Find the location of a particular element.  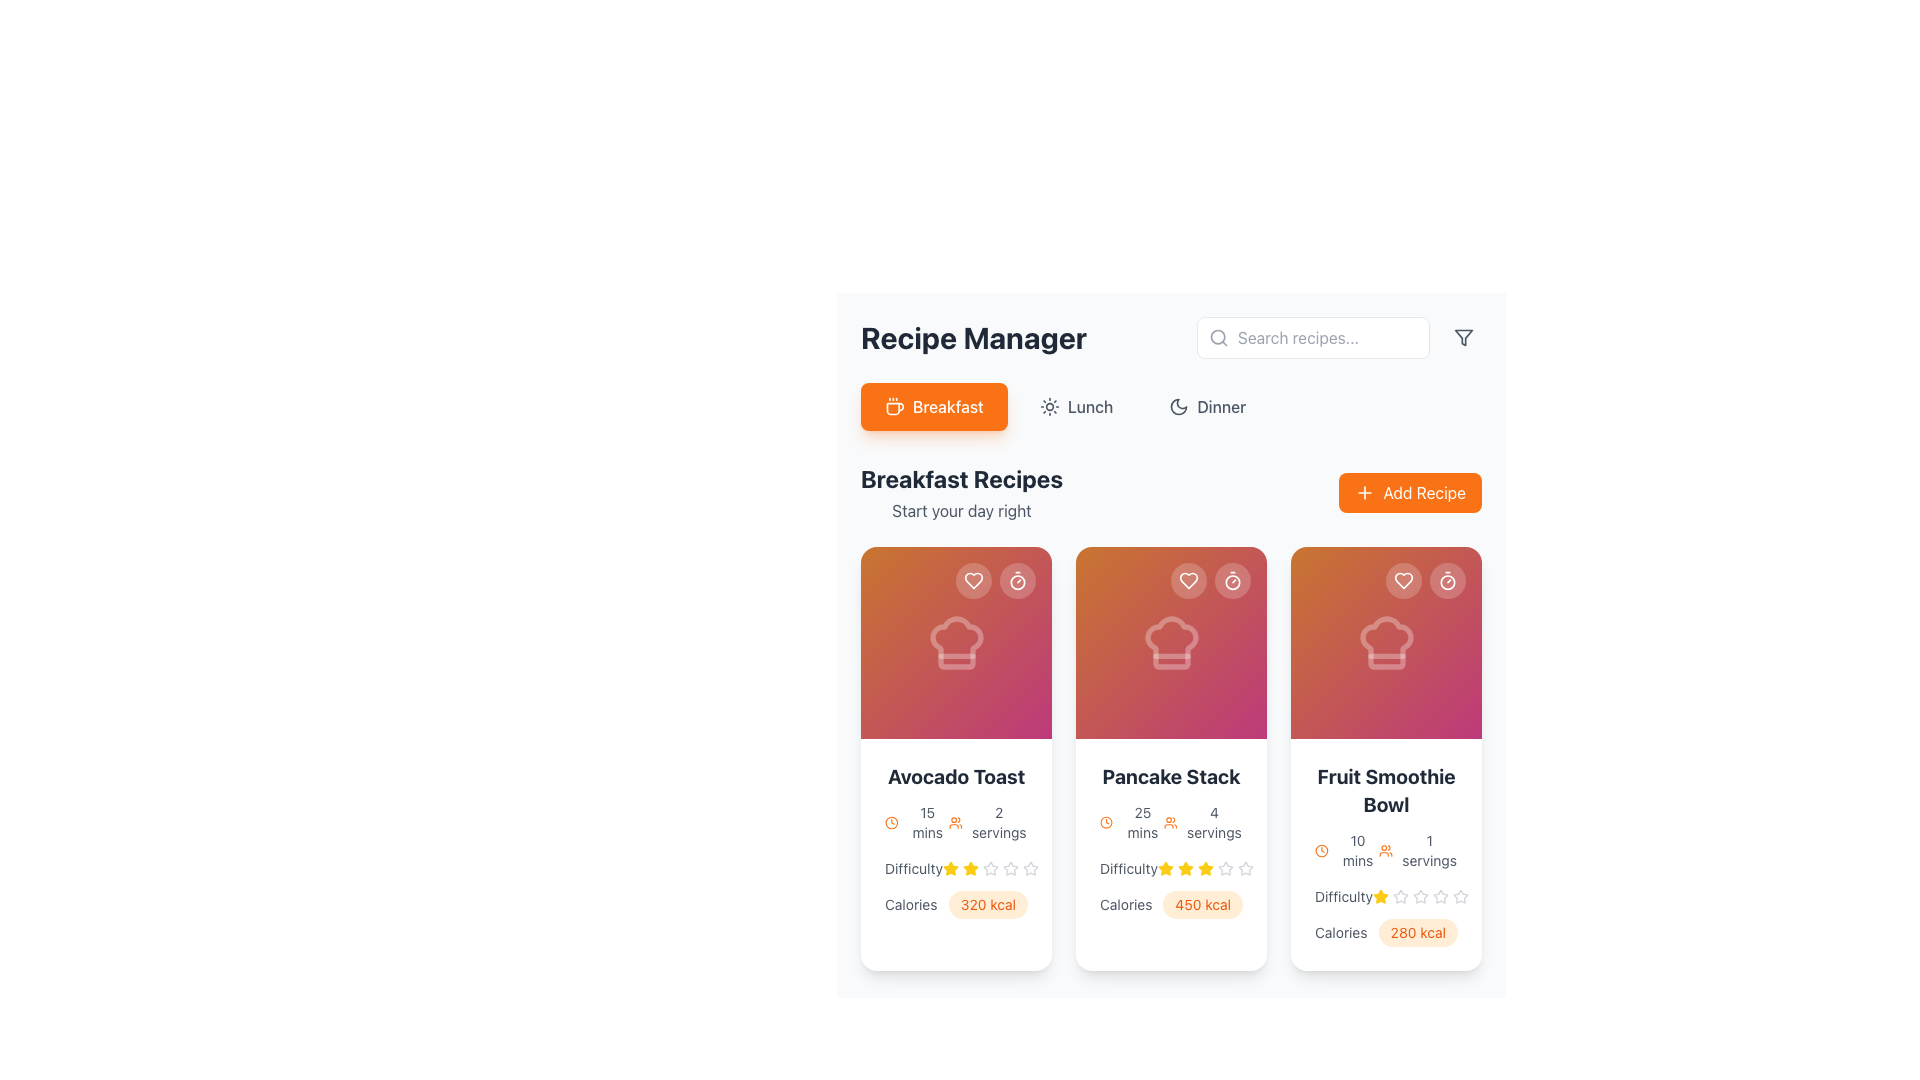

the fourth yellow star-shaped icon in the Difficulty section of the second recipe card is located at coordinates (1204, 867).